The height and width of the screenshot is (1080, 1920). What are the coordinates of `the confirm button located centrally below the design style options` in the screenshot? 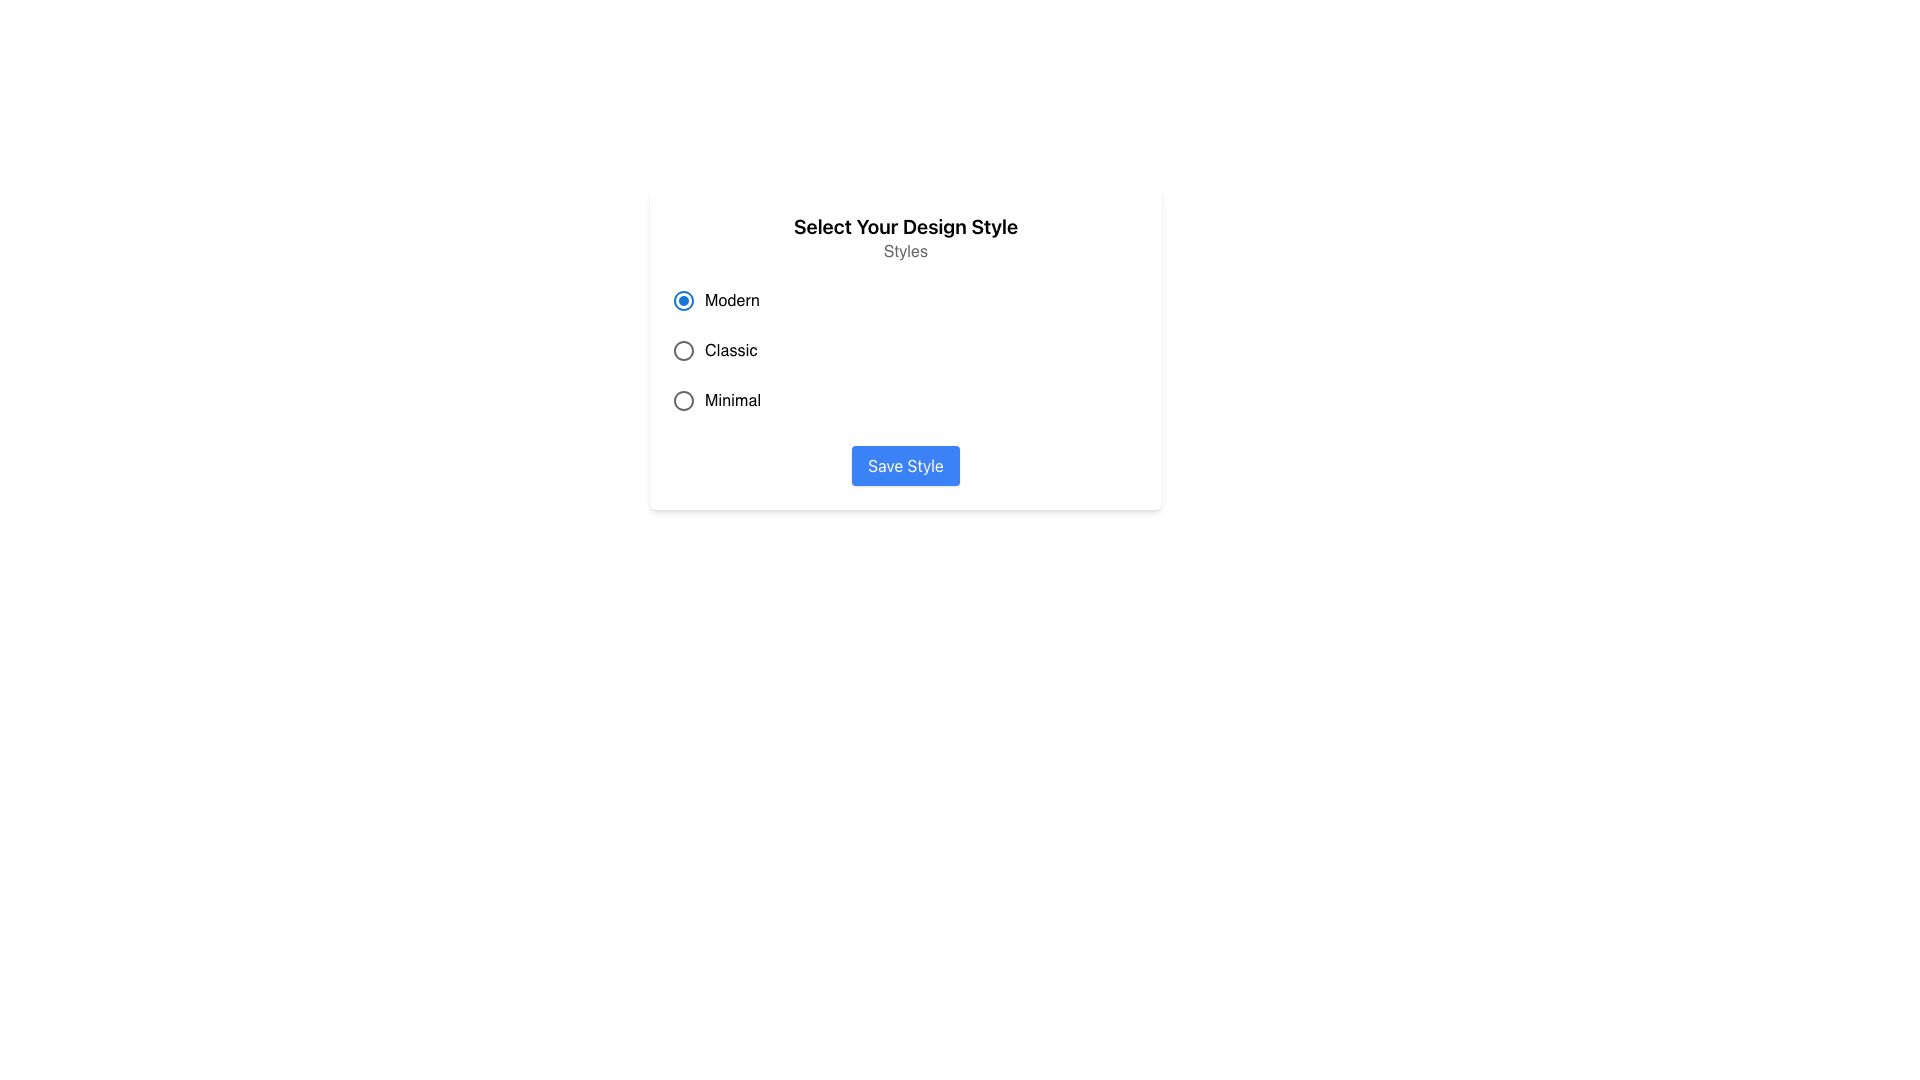 It's located at (905, 466).